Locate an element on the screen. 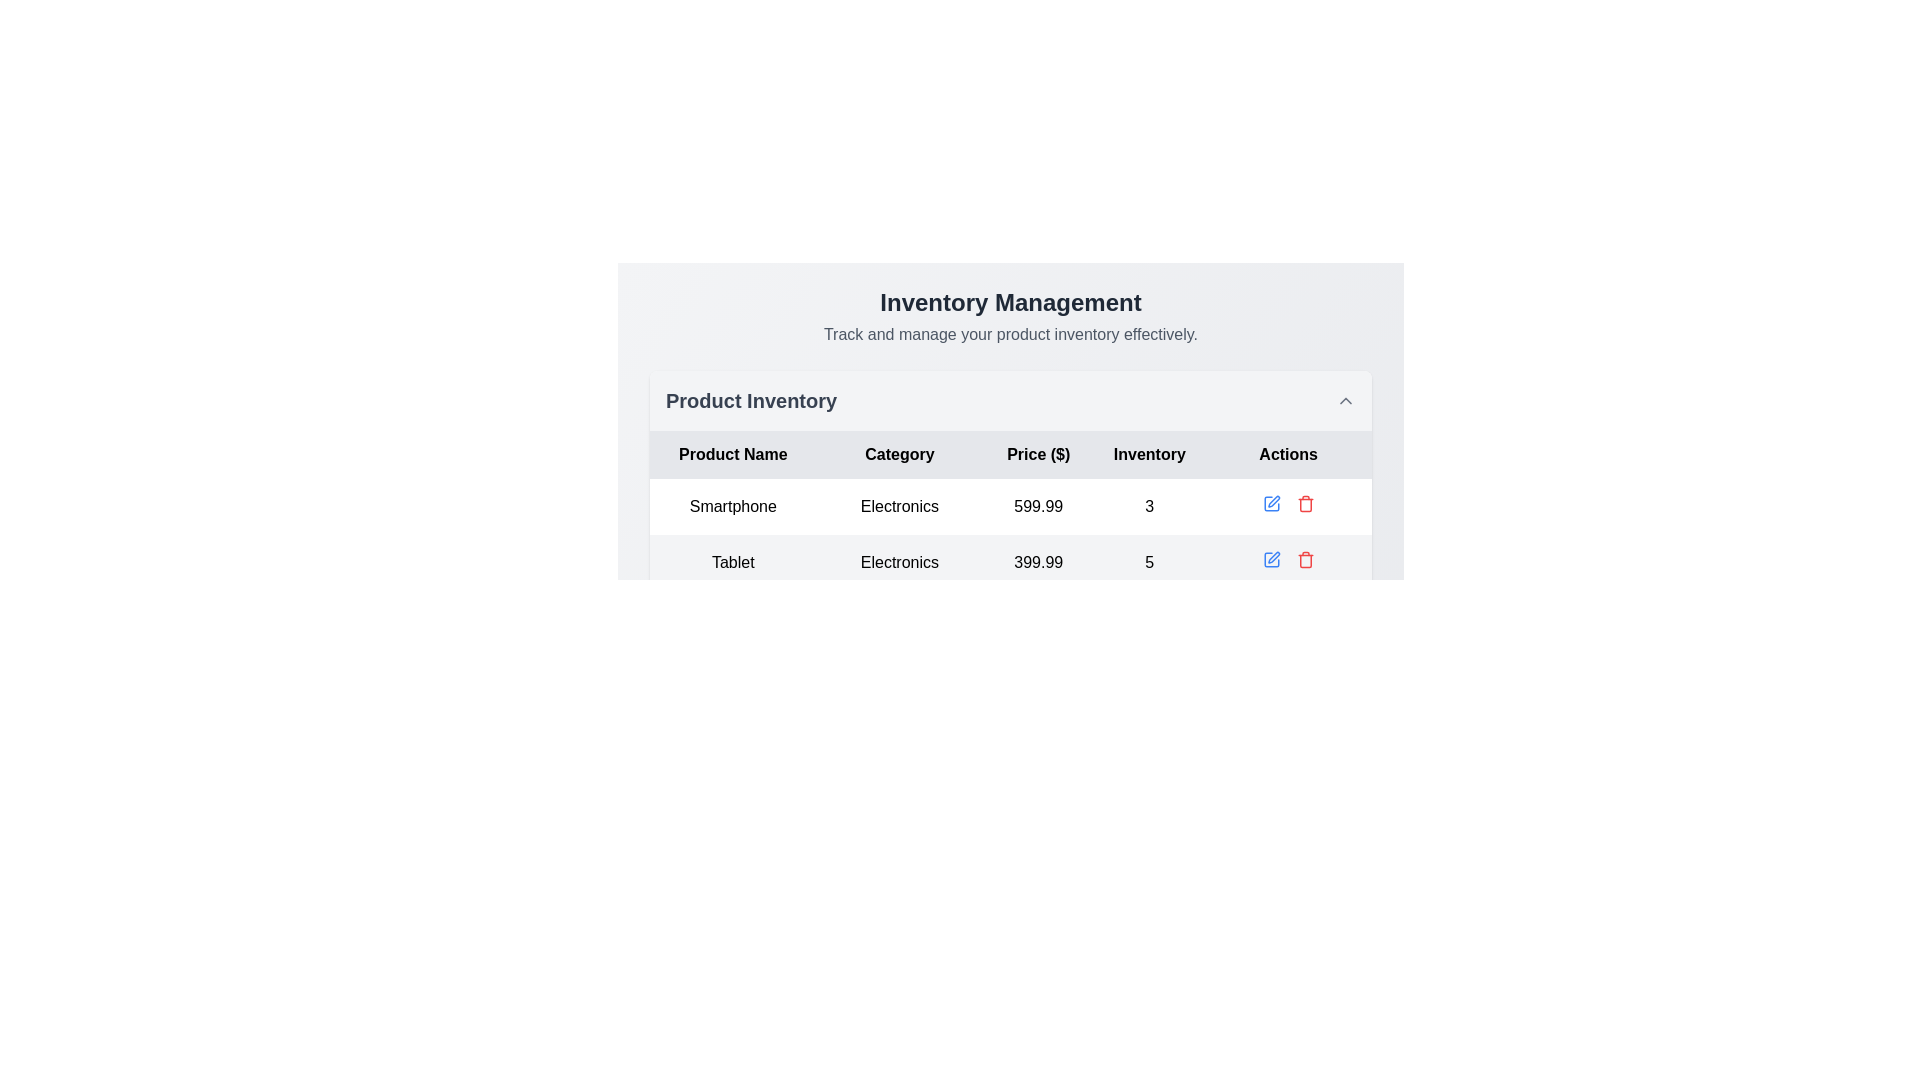 This screenshot has width=1920, height=1080. the 'Product Name' text label, which is the first element in the header row of a table, displayed in bold black font on a light gray background is located at coordinates (732, 455).